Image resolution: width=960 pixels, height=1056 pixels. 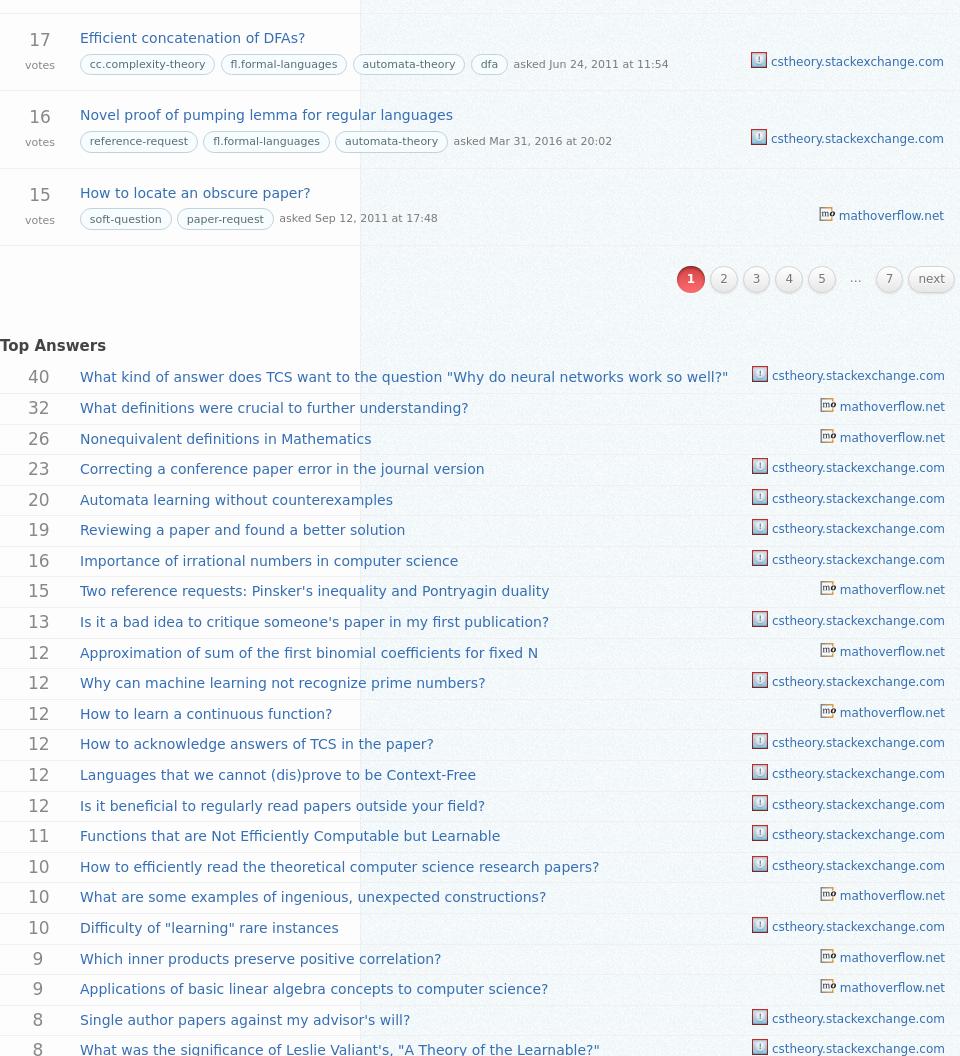 What do you see at coordinates (272, 406) in the screenshot?
I see `'What definitions were crucial to further understanding?'` at bounding box center [272, 406].